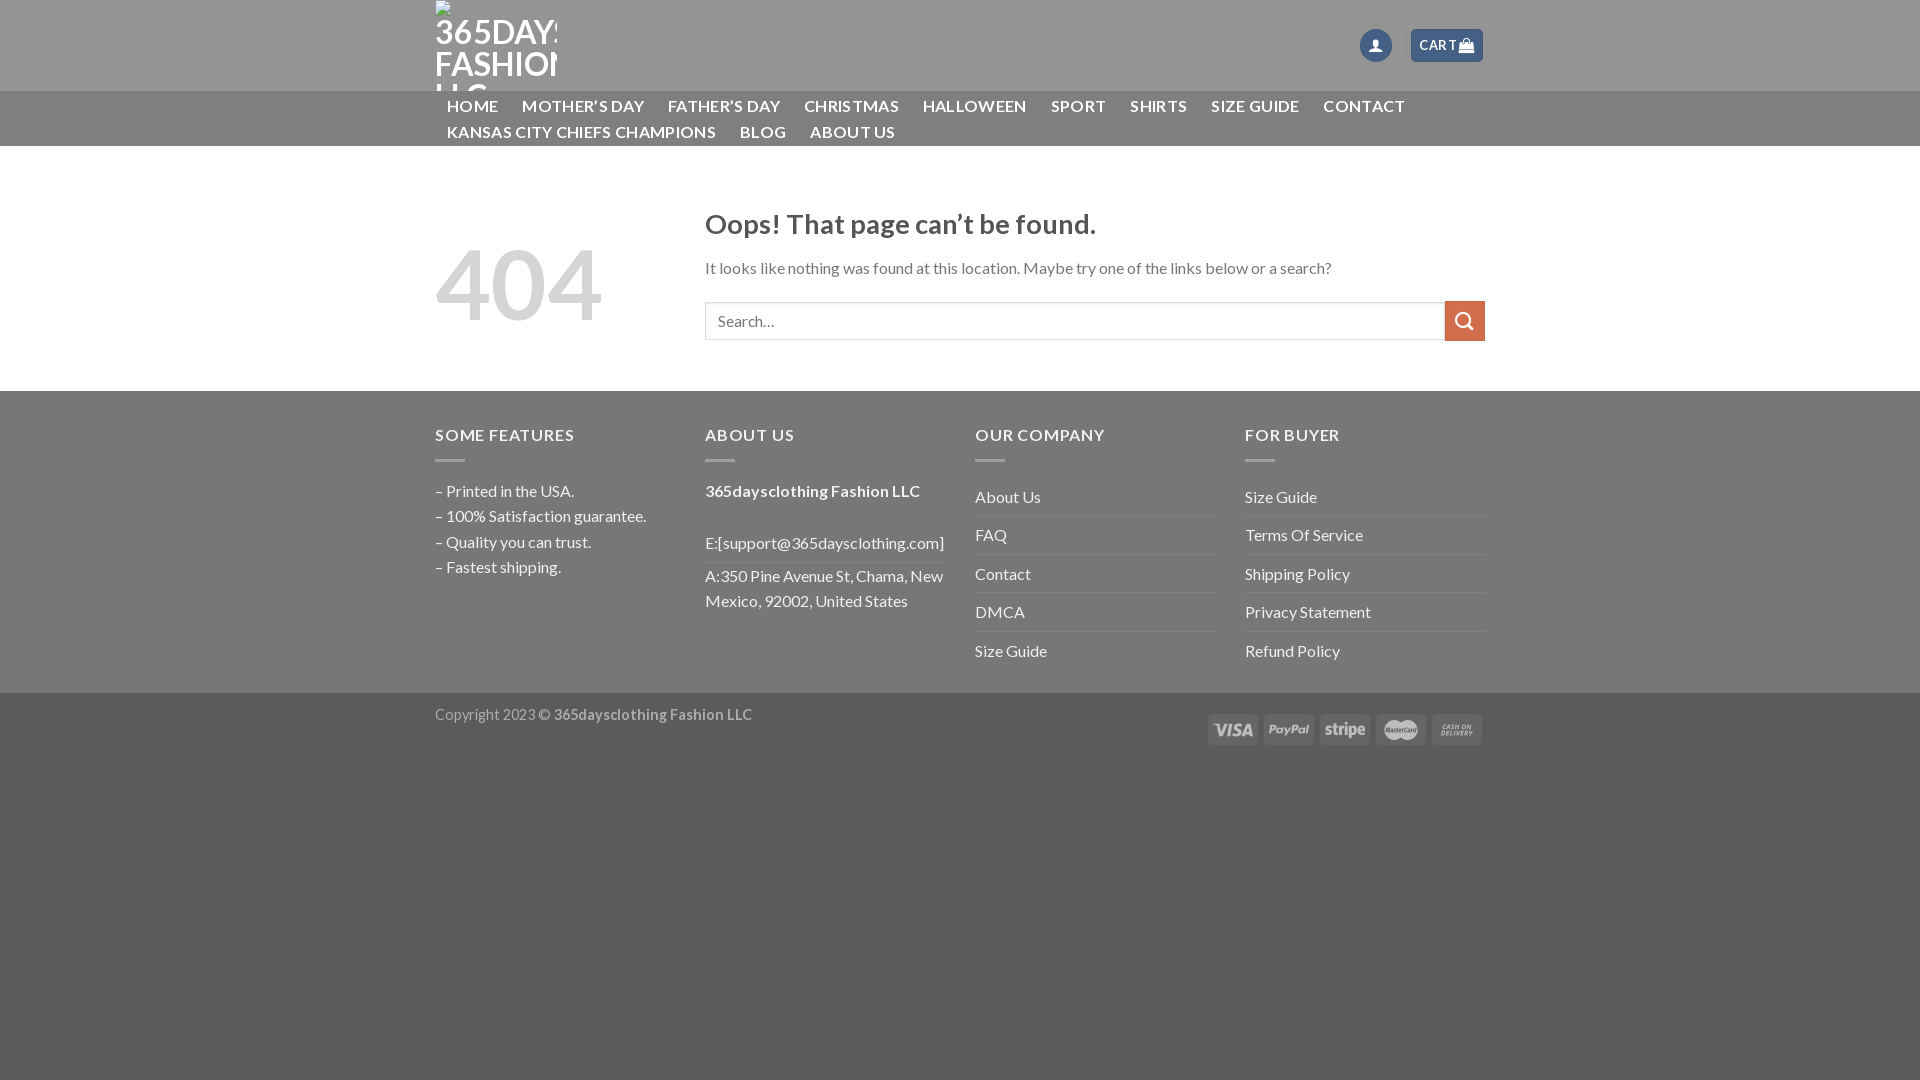  Describe the element at coordinates (718, 543) in the screenshot. I see `'[support@365daysclothing.com]'` at that location.